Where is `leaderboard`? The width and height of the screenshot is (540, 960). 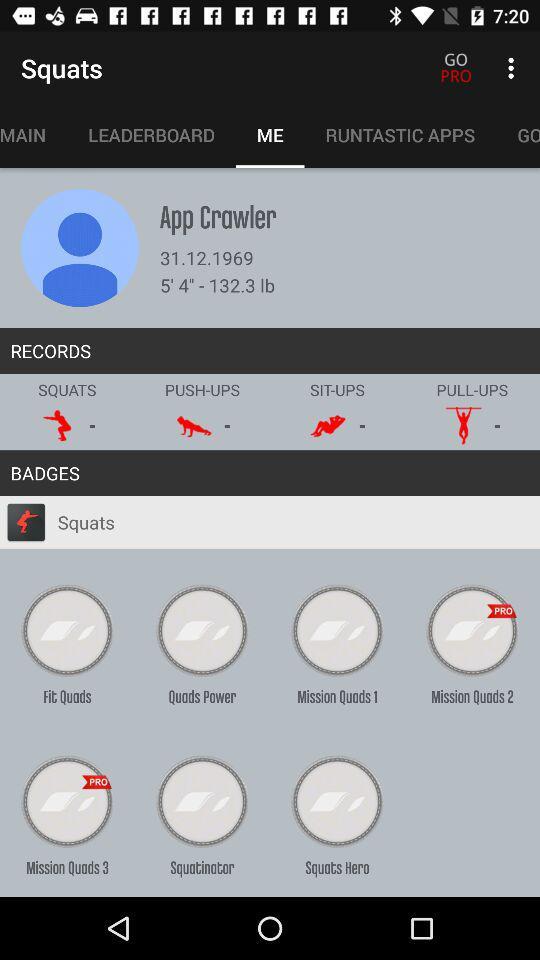
leaderboard is located at coordinates (150, 134).